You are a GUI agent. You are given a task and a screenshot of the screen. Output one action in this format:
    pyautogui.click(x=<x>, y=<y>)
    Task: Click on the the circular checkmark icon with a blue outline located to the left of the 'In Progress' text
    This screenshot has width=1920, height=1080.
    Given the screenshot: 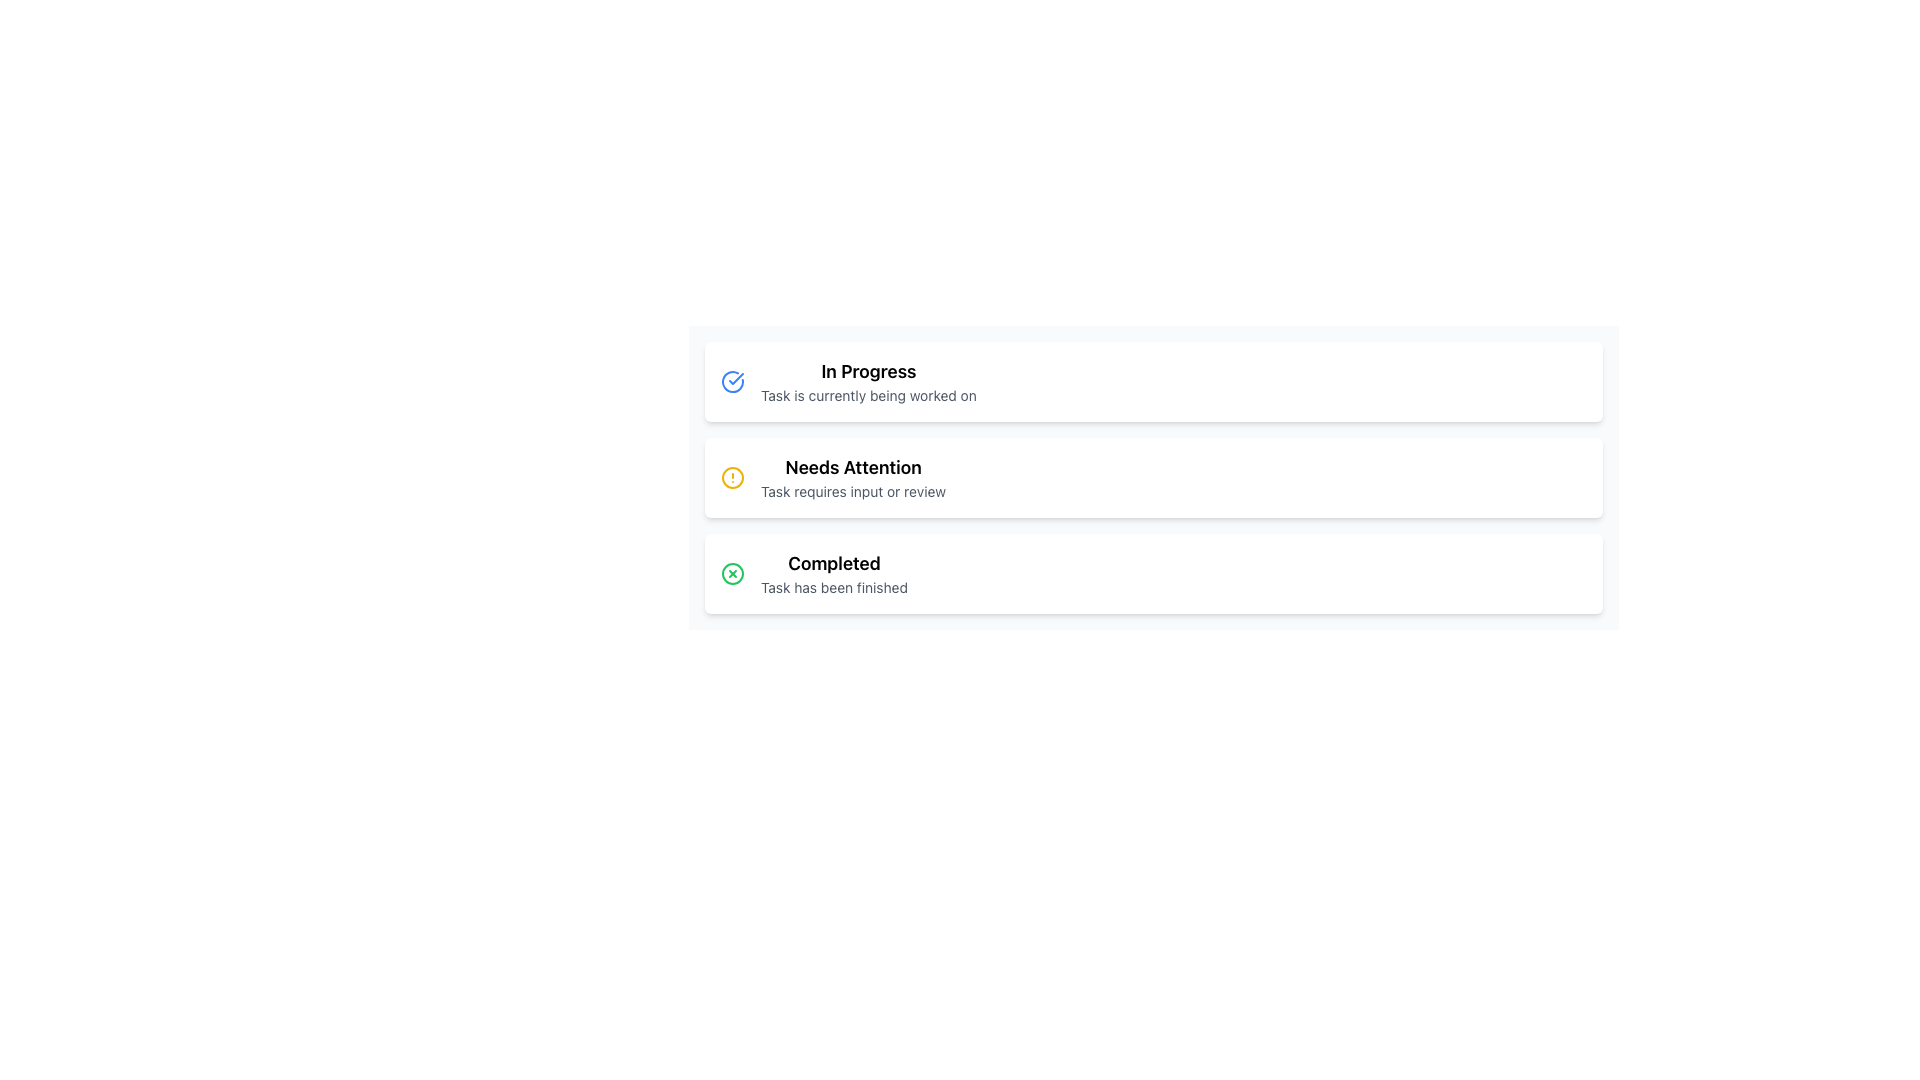 What is the action you would take?
    pyautogui.click(x=732, y=381)
    